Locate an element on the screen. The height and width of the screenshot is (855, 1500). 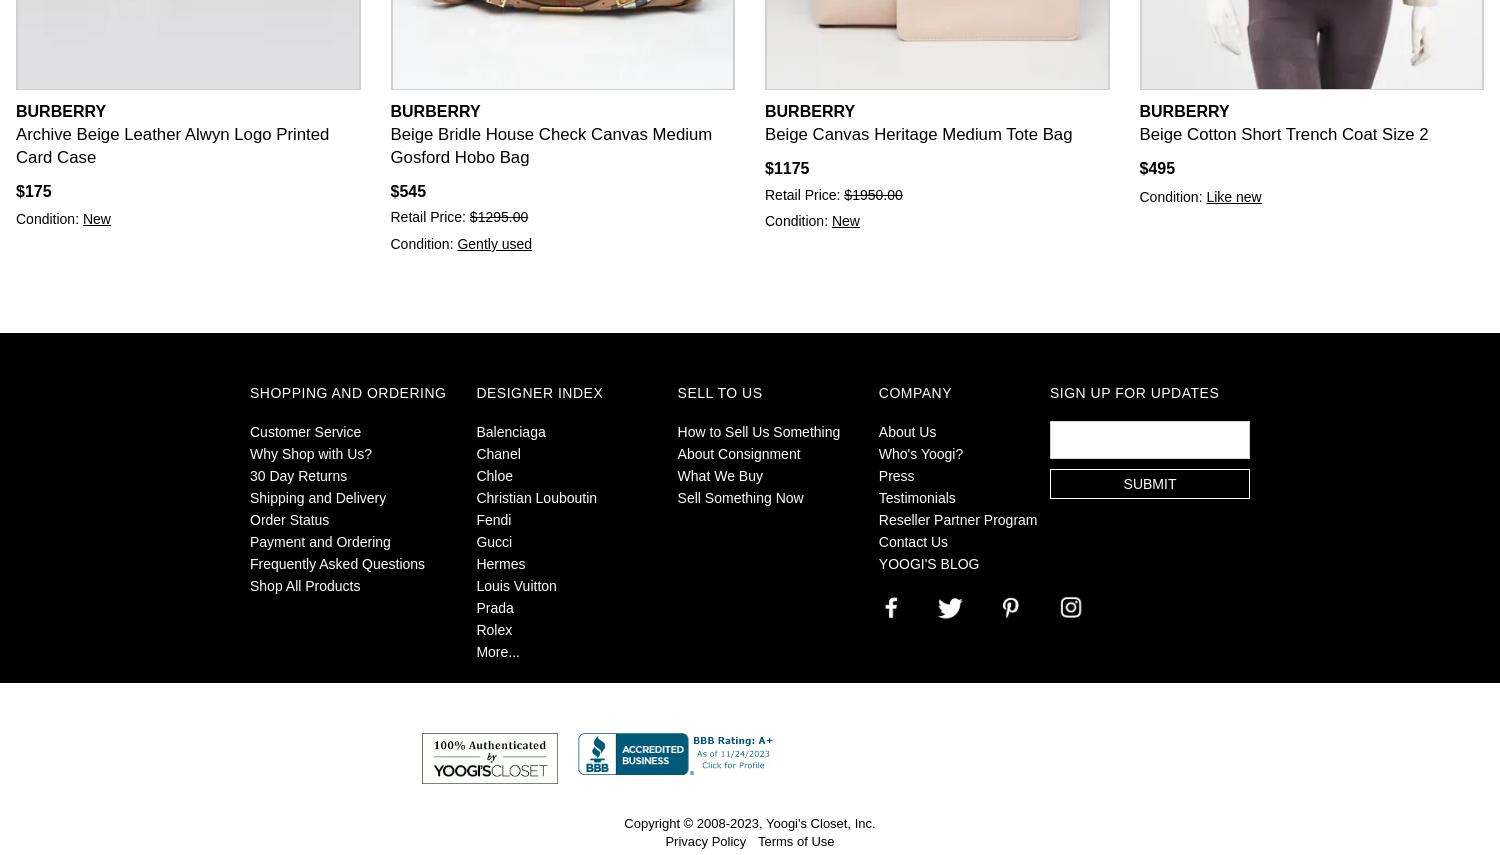
'Shipping and Delivery' is located at coordinates (317, 497).